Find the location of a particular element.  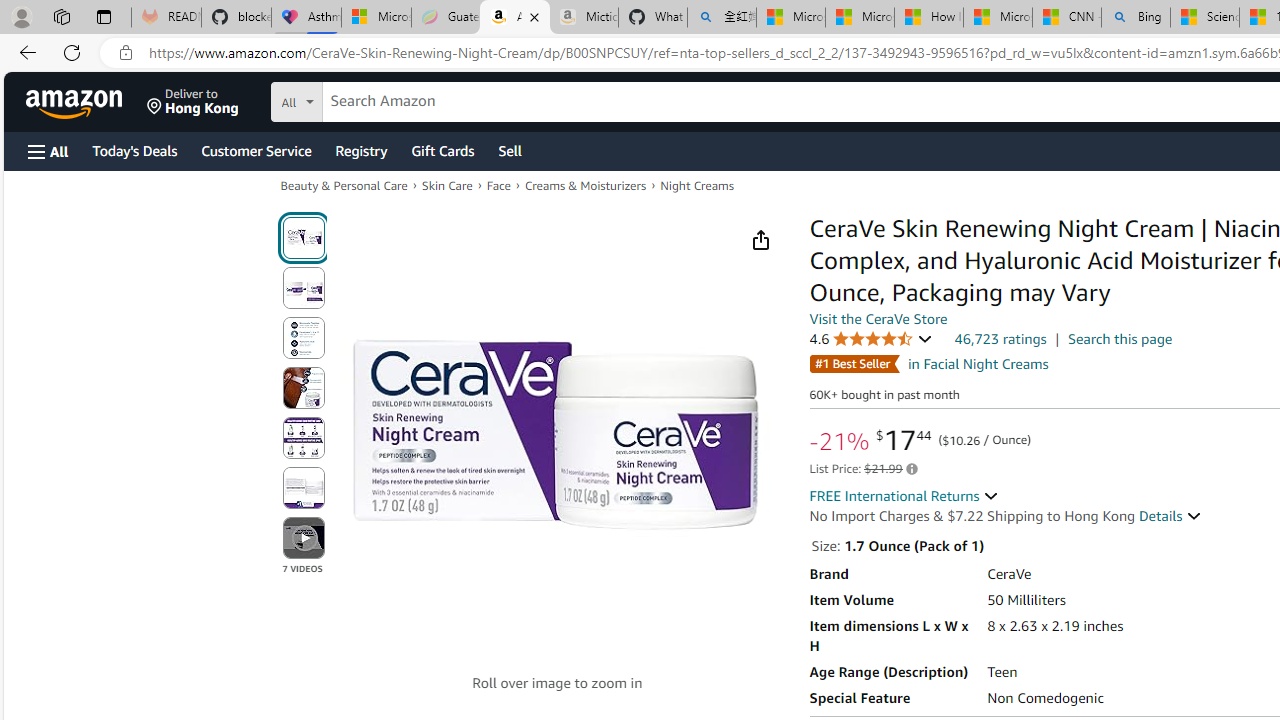

'Asthma Inhalers: Names and Types' is located at coordinates (304, 17).